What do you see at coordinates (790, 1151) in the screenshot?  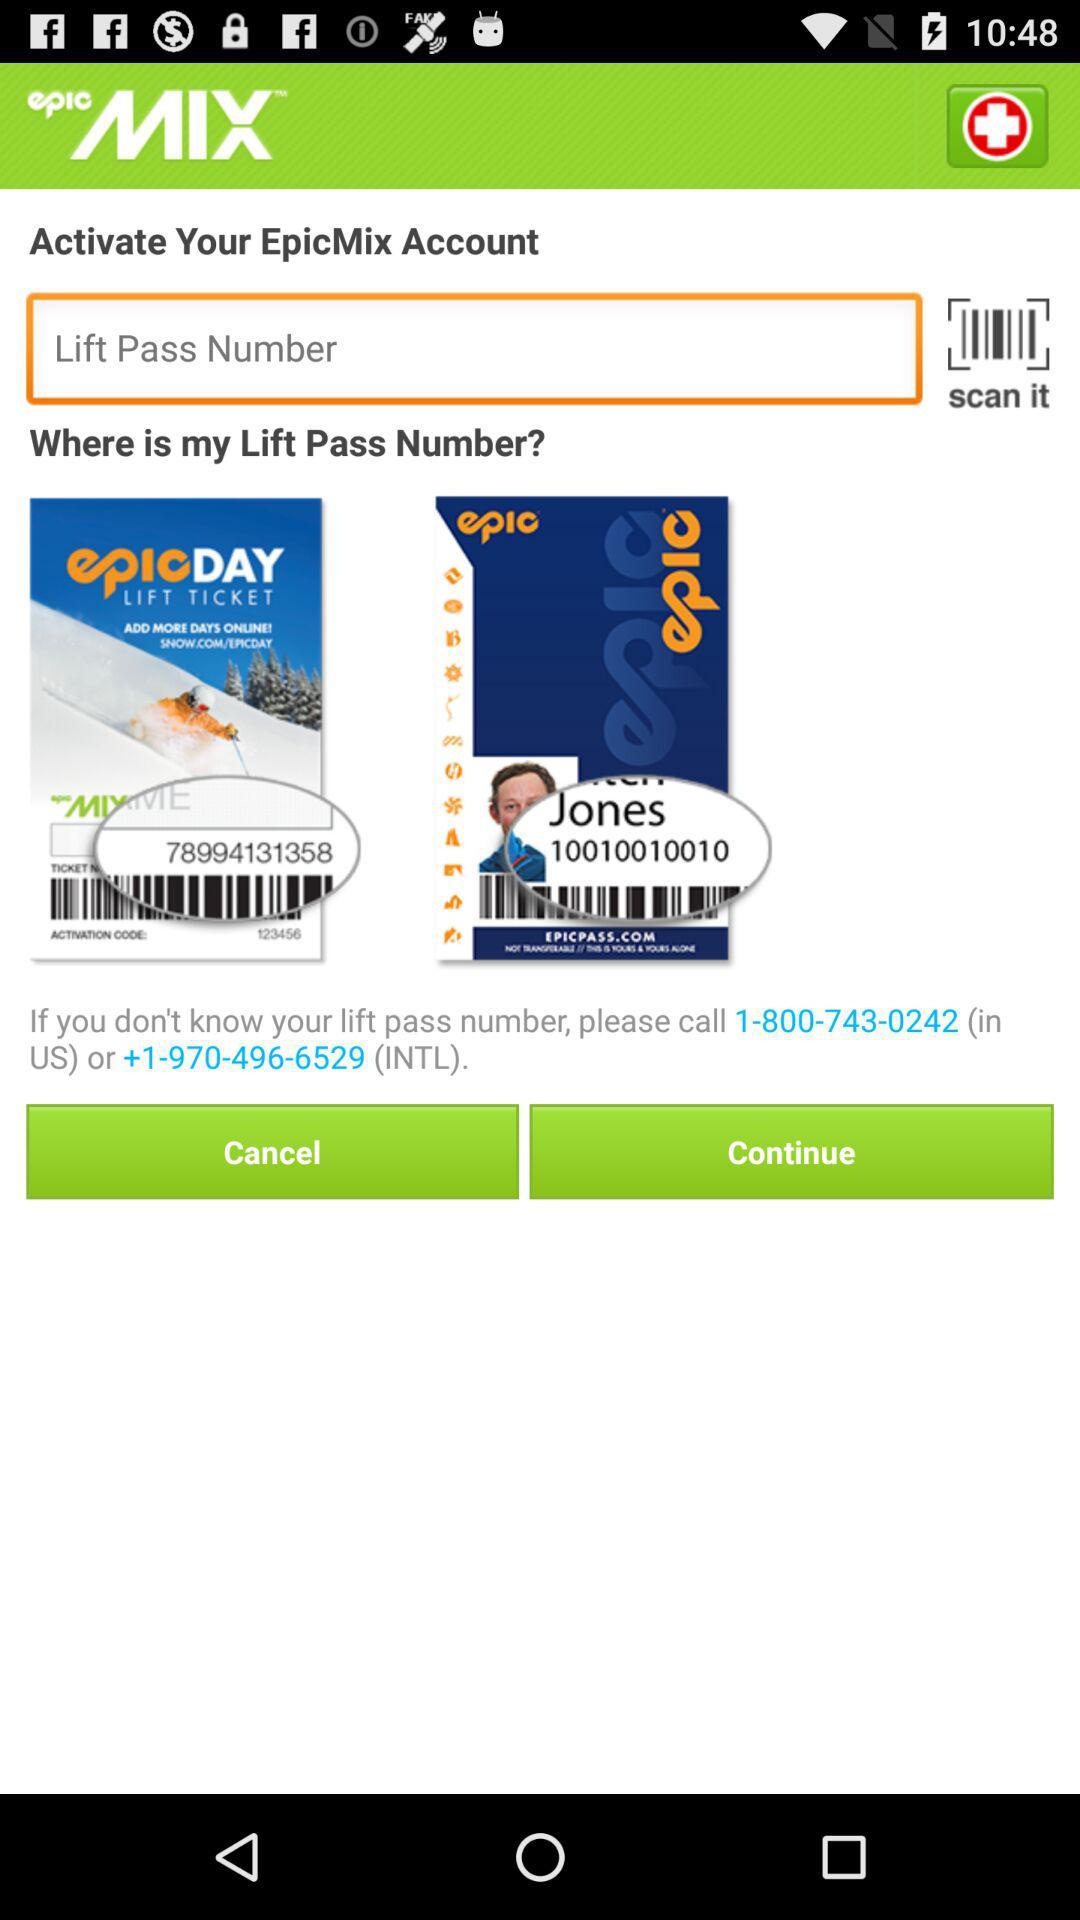 I see `the icon next to the cancel item` at bounding box center [790, 1151].